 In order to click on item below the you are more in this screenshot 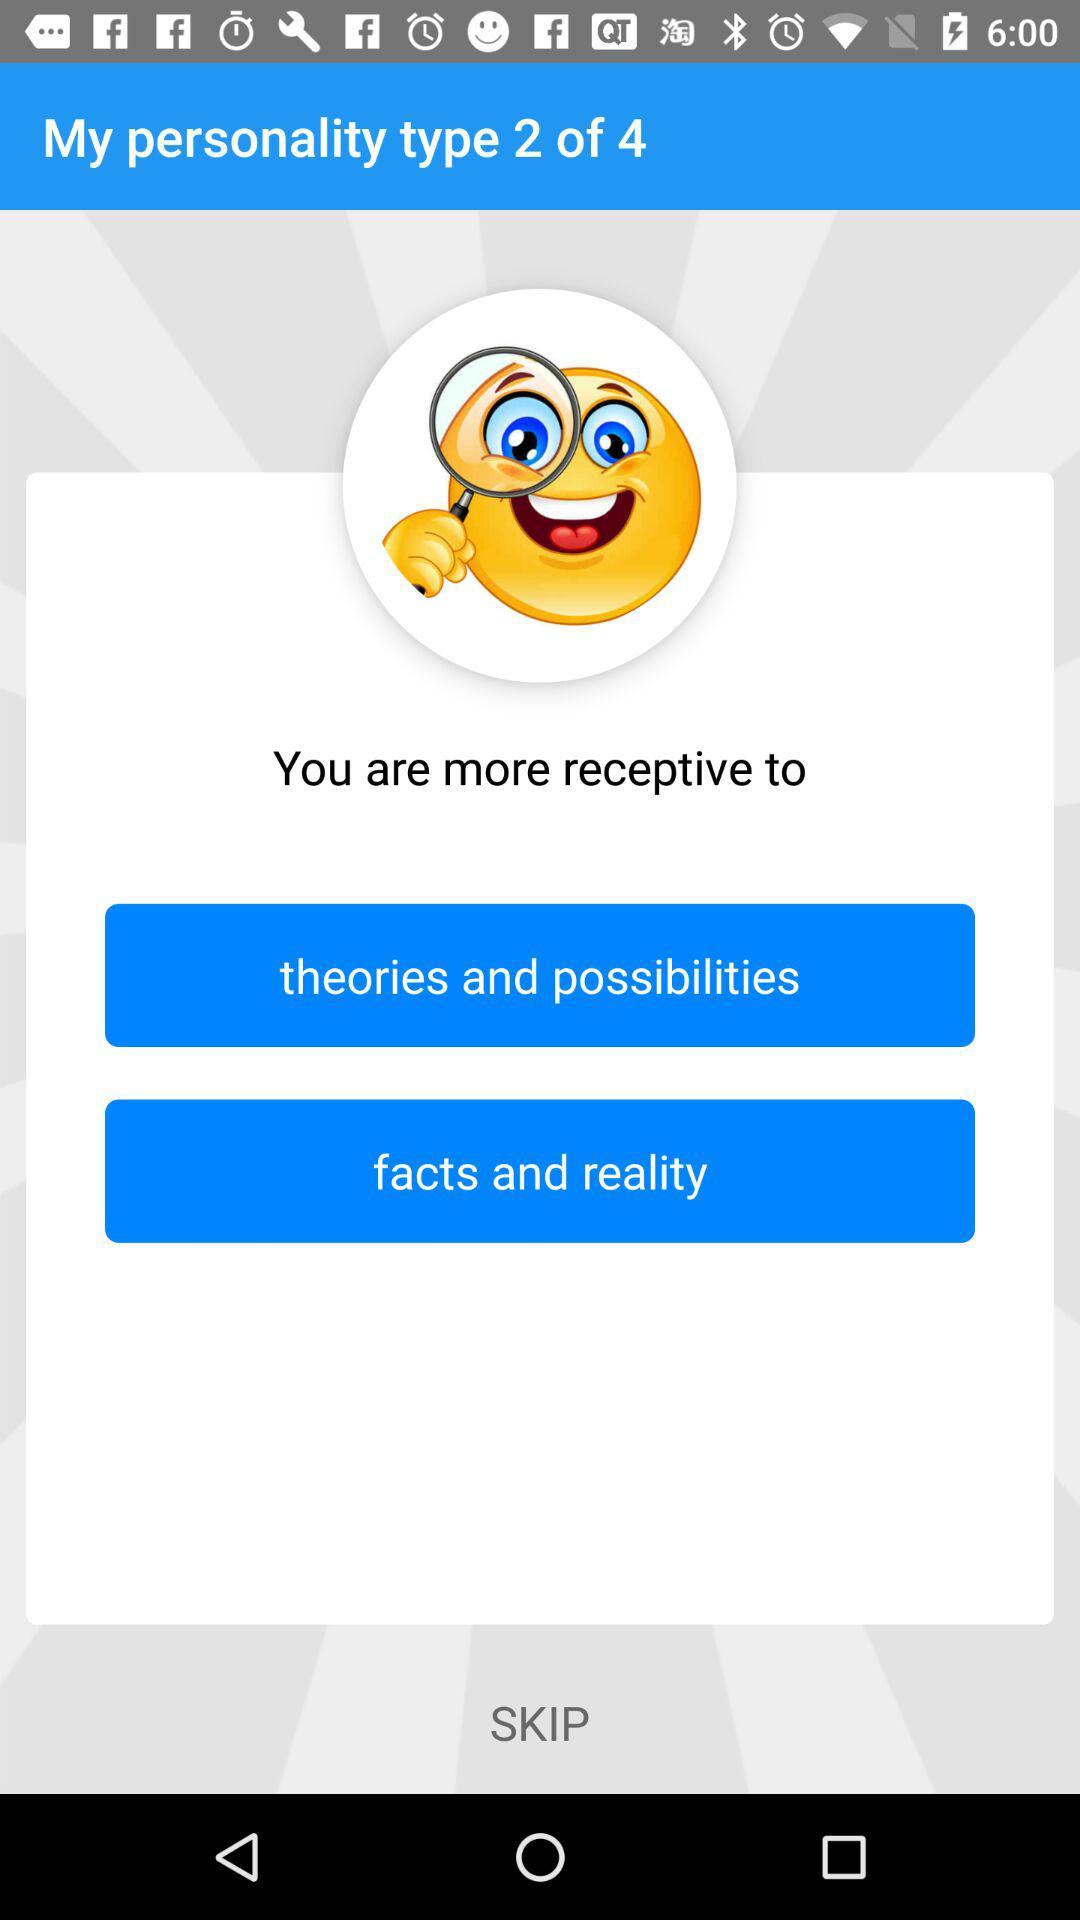, I will do `click(540, 975)`.